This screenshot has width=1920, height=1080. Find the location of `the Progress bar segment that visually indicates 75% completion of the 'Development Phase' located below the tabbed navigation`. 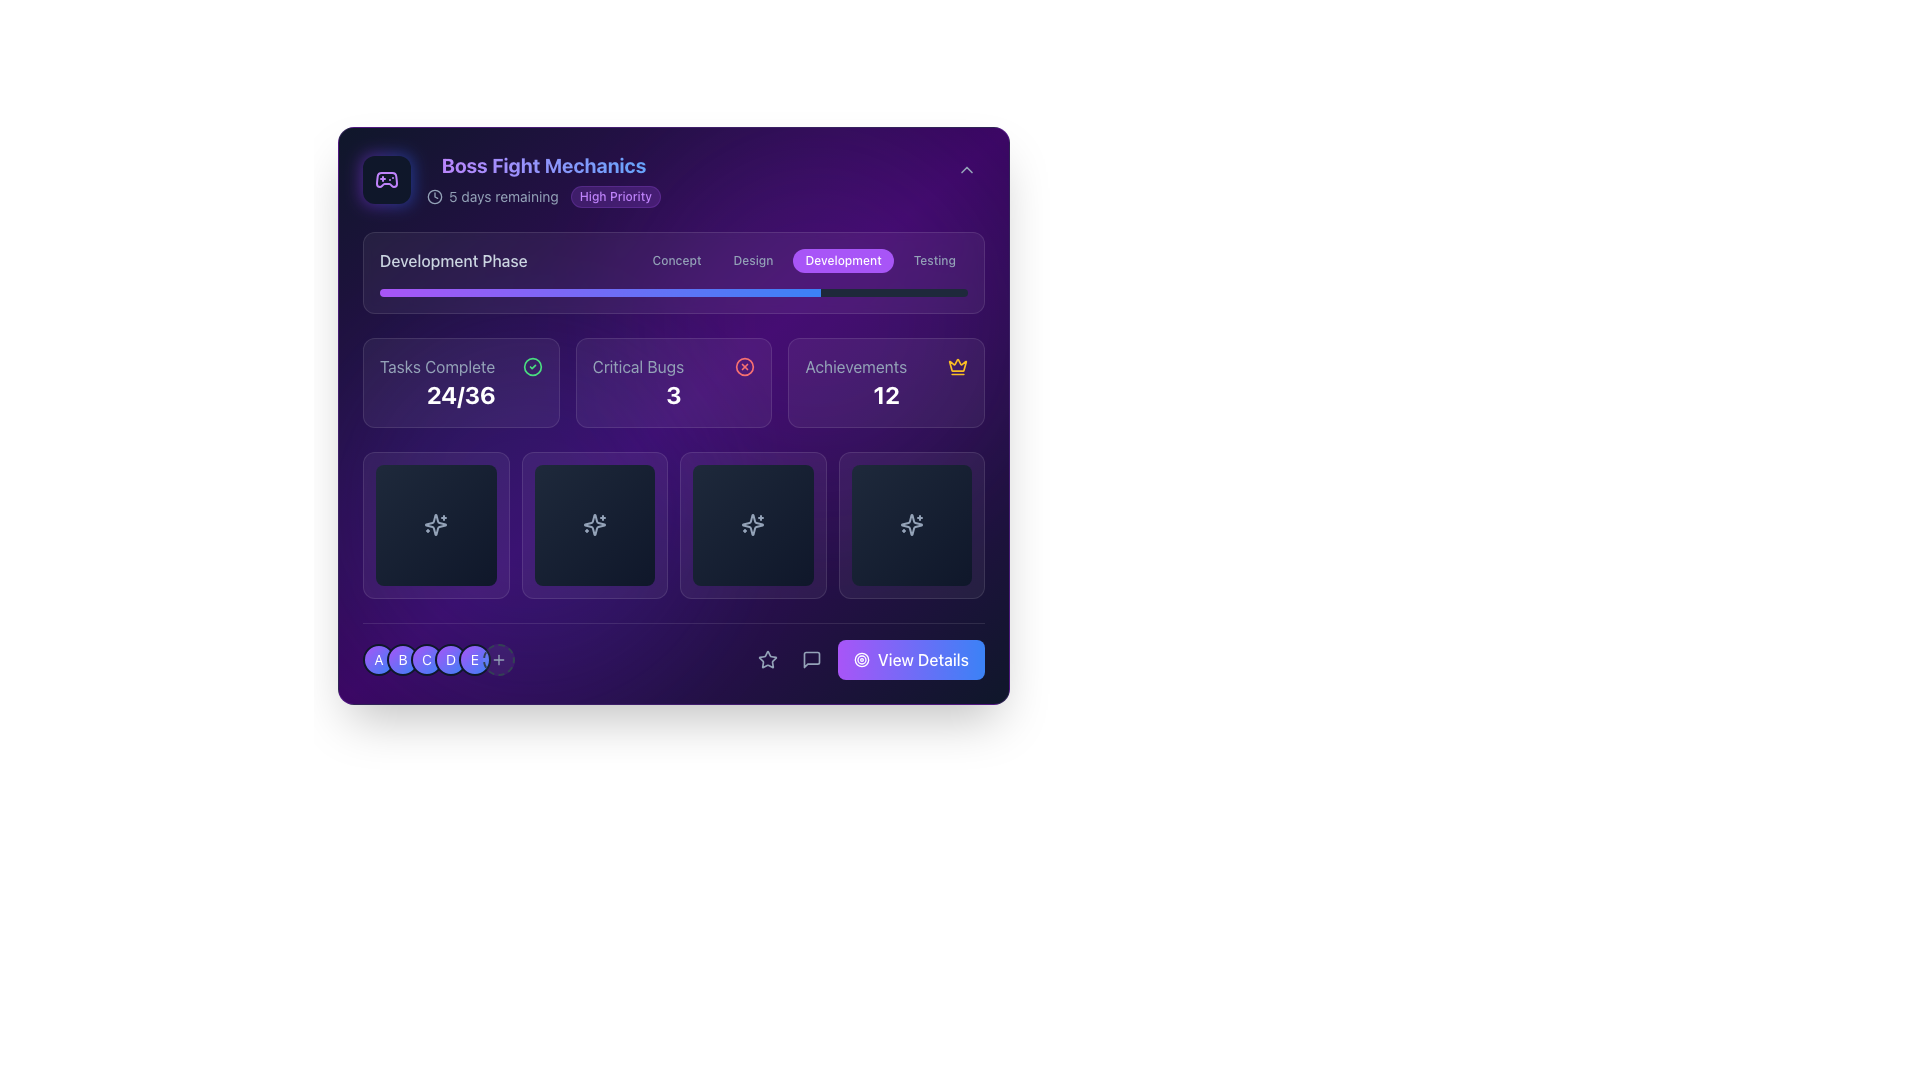

the Progress bar segment that visually indicates 75% completion of the 'Development Phase' located below the tabbed navigation is located at coordinates (599, 293).